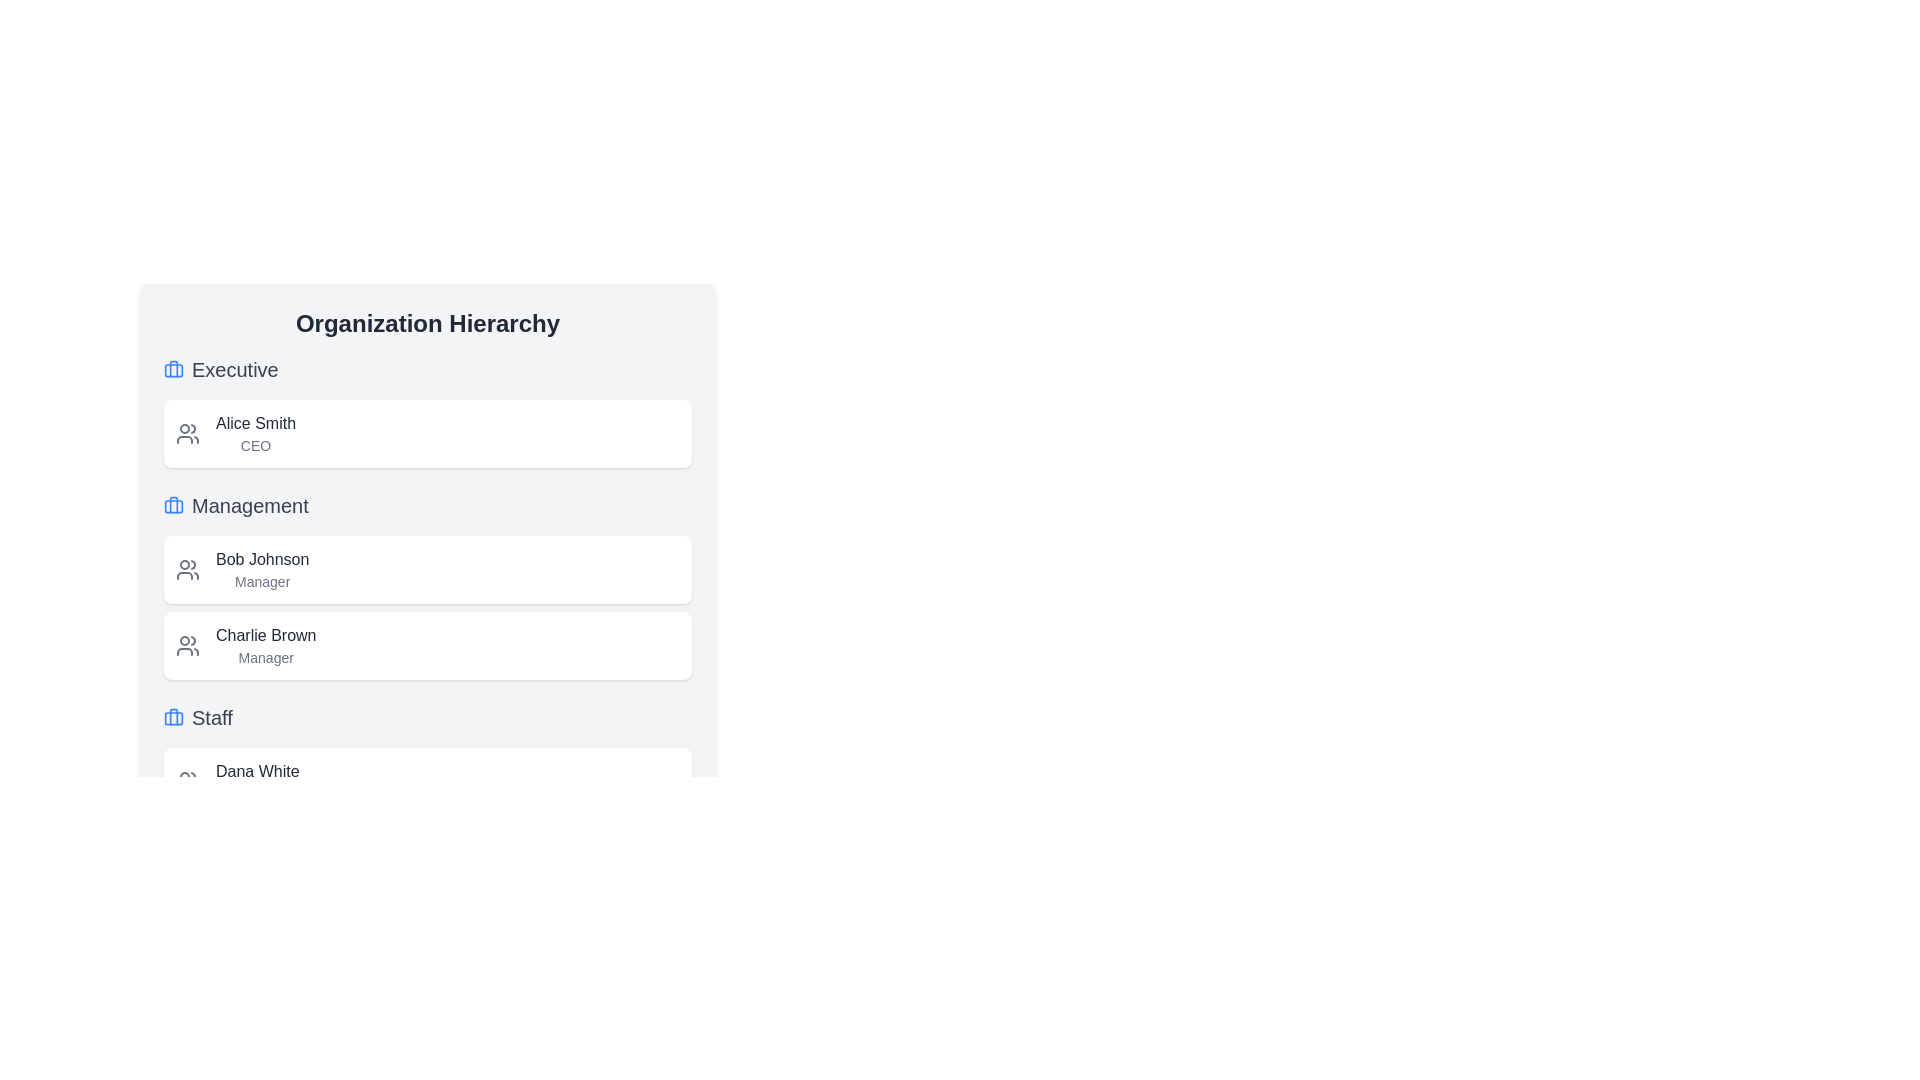  Describe the element at coordinates (265, 636) in the screenshot. I see `the text element that displays the name 'Charlie Brown' and the role 'Manager' within the 'Management' group` at that location.